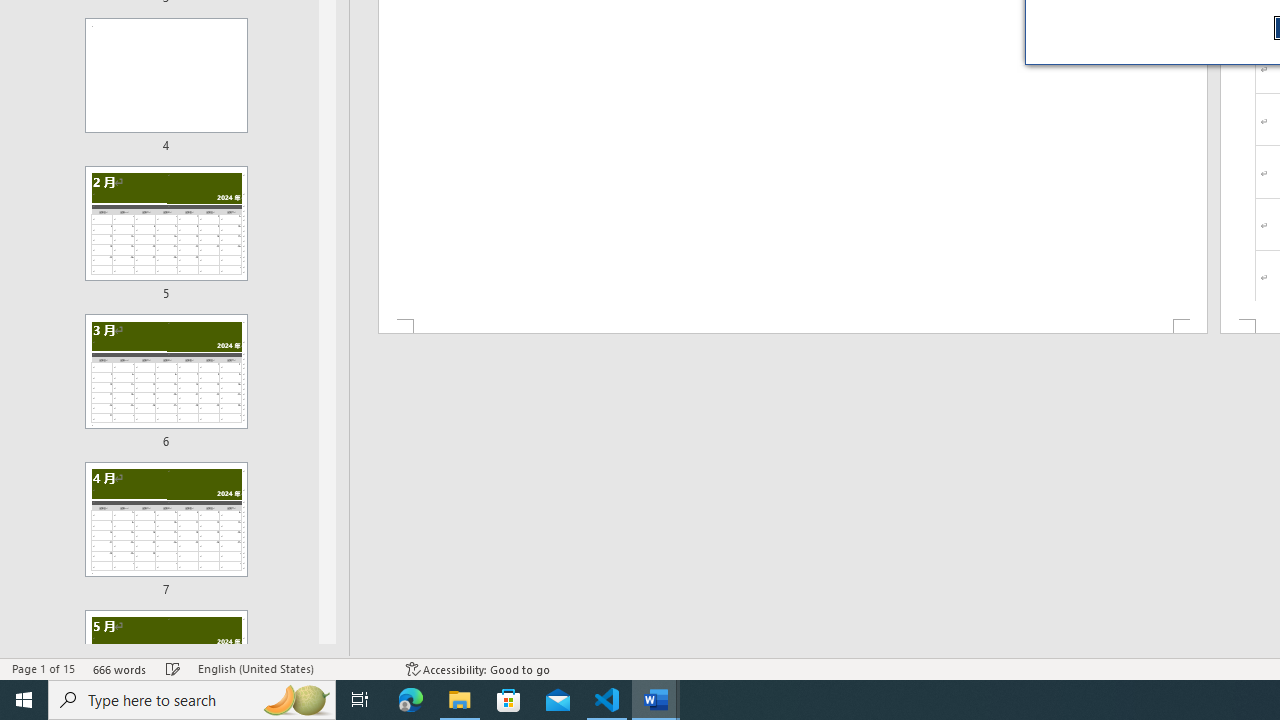 The height and width of the screenshot is (720, 1280). What do you see at coordinates (173, 669) in the screenshot?
I see `'Spelling and Grammar Check Checking'` at bounding box center [173, 669].